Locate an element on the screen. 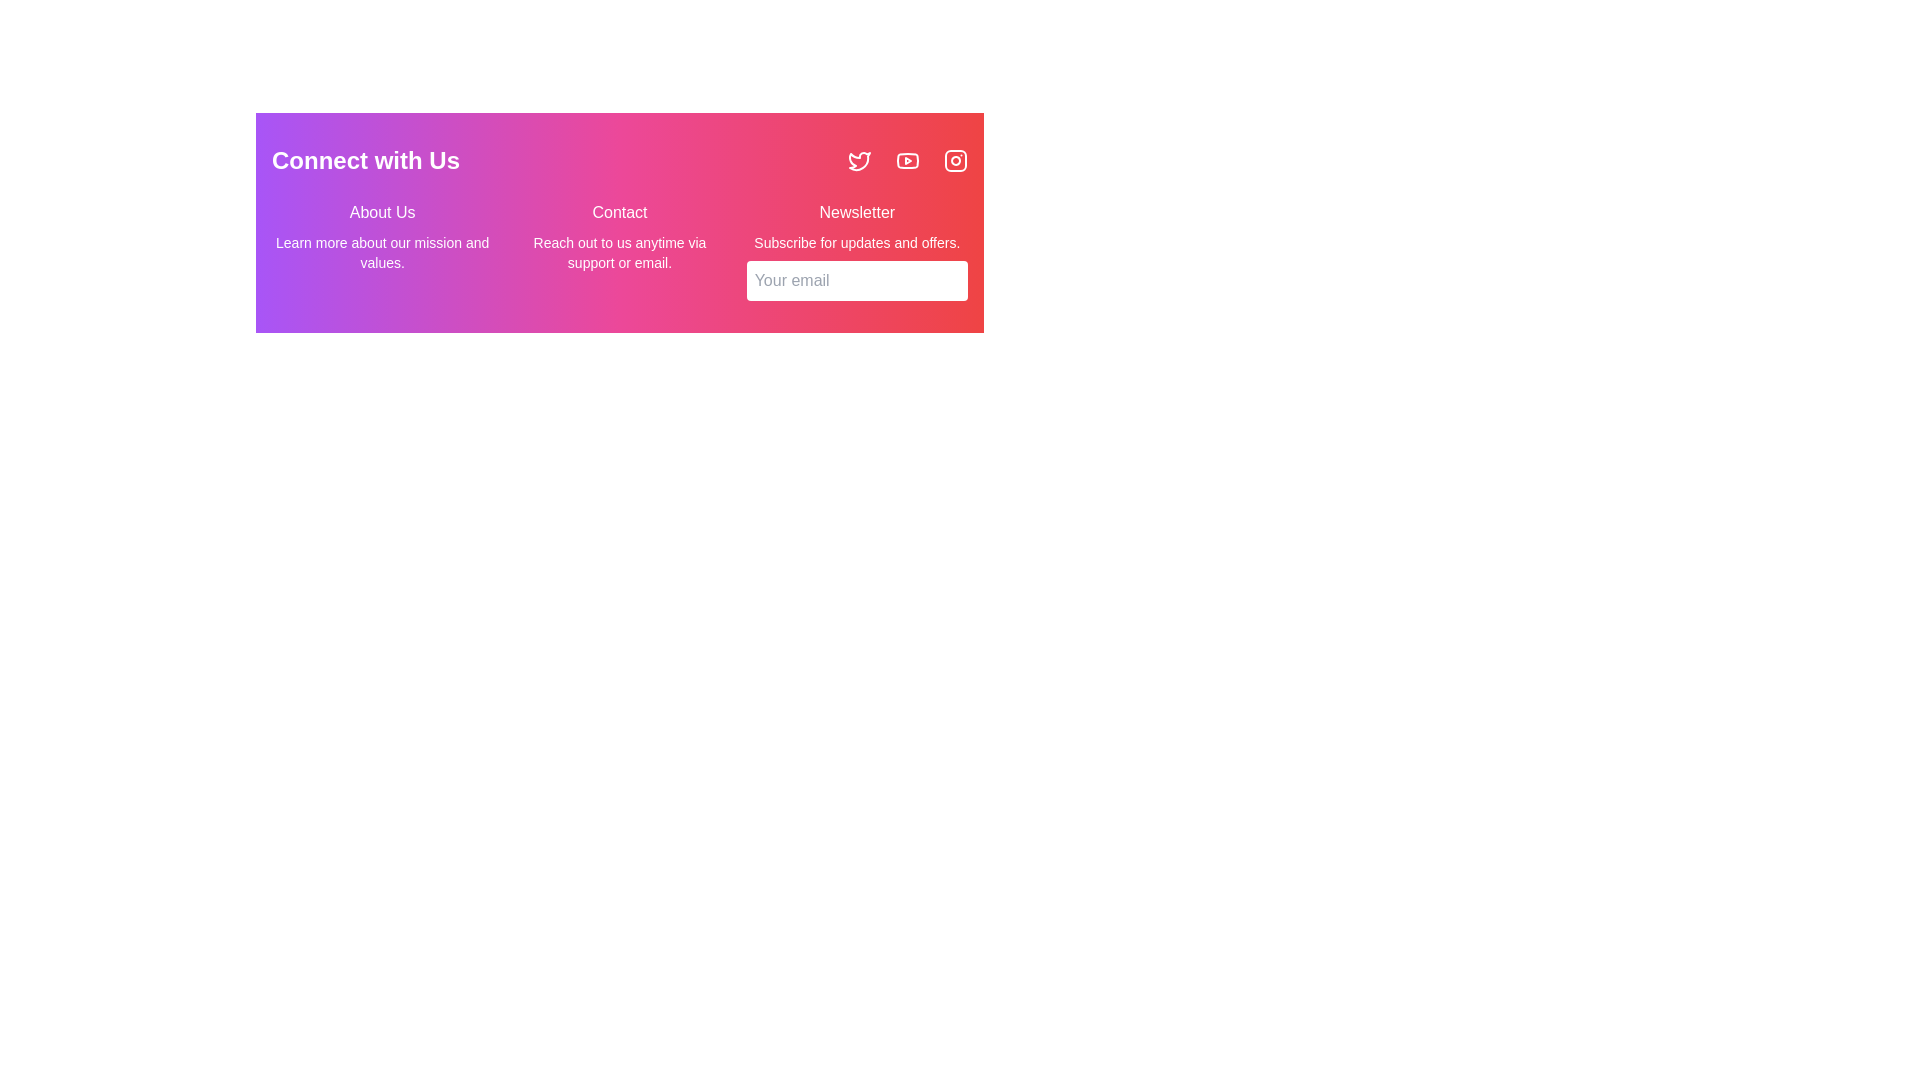 Image resolution: width=1920 pixels, height=1080 pixels. the text element that reads 'Subscribe for updates and offers.' which is styled in white color on a gradient background, located directly below the 'Newsletter' heading is located at coordinates (857, 242).